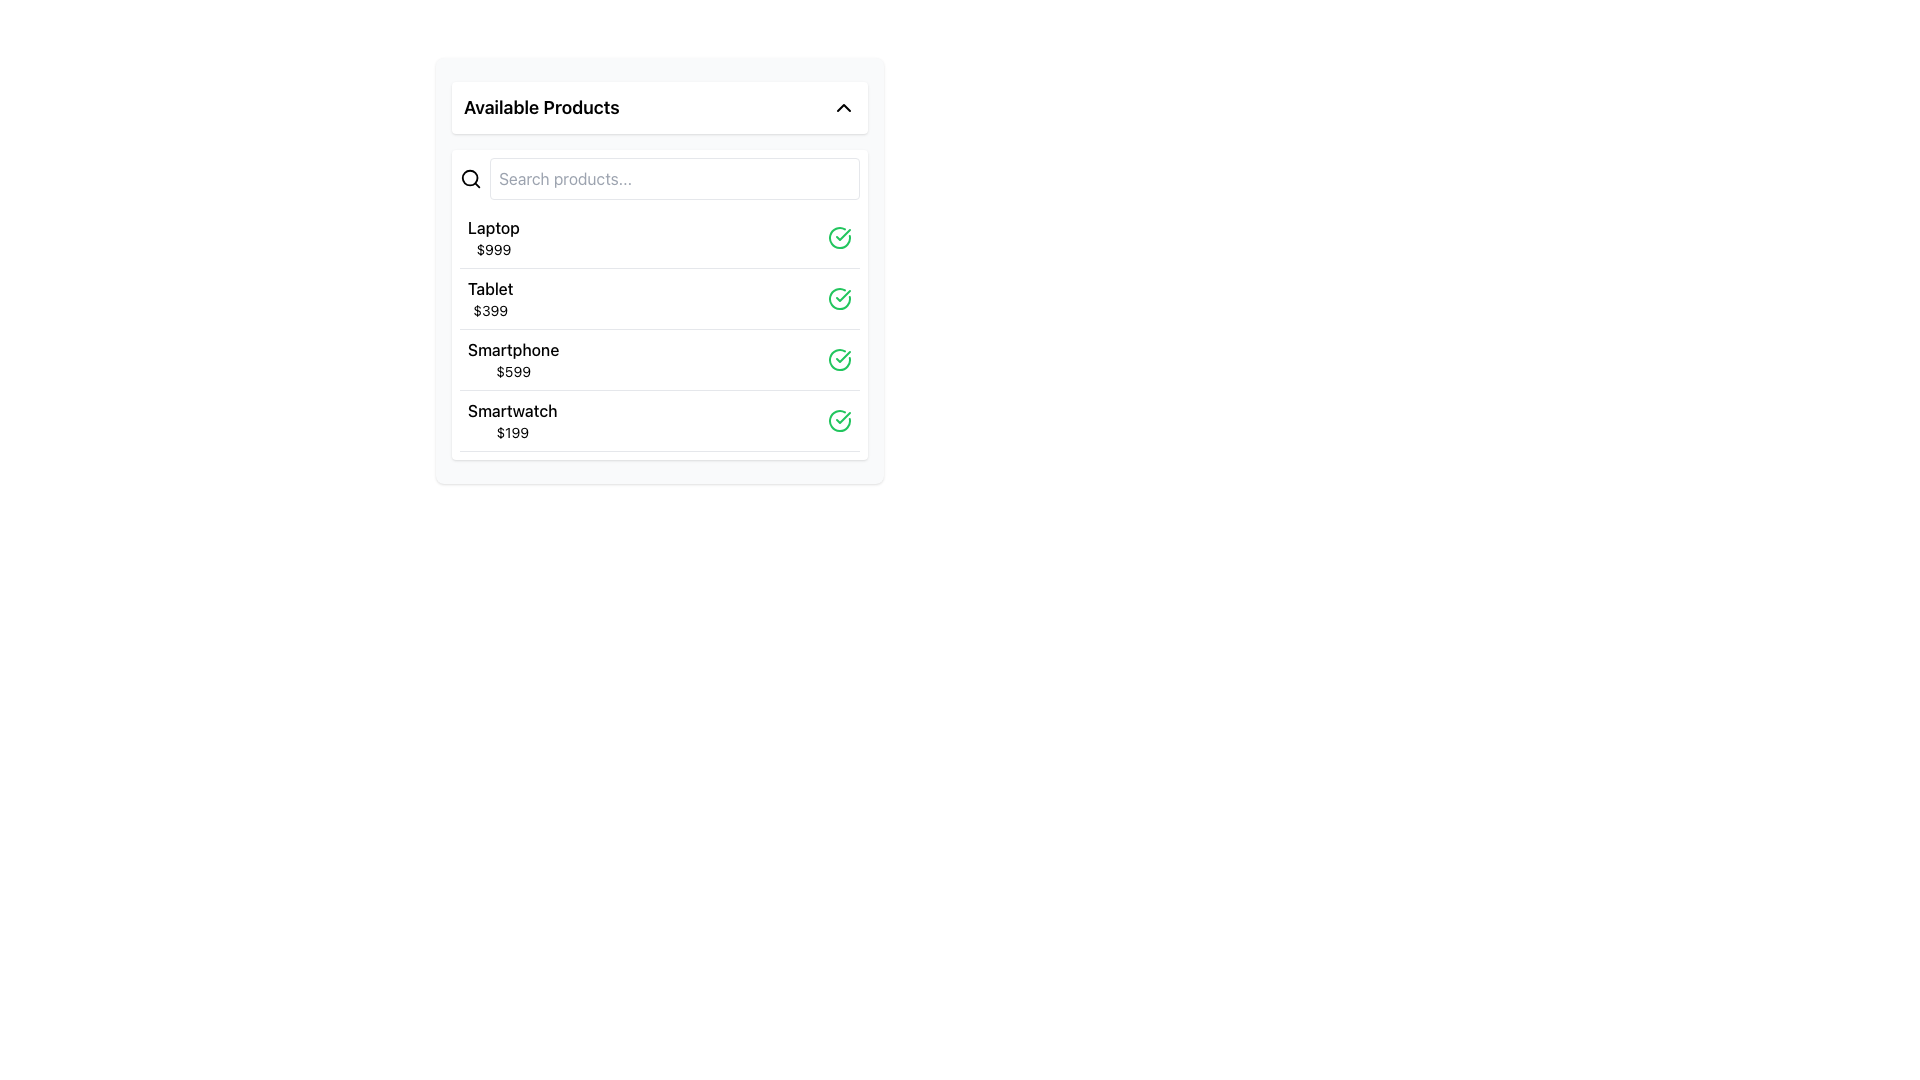 Image resolution: width=1920 pixels, height=1080 pixels. What do you see at coordinates (840, 237) in the screenshot?
I see `the confirmation icon for the 'Laptop' product priced at '$999', located on the far-right side of its row in the product list` at bounding box center [840, 237].